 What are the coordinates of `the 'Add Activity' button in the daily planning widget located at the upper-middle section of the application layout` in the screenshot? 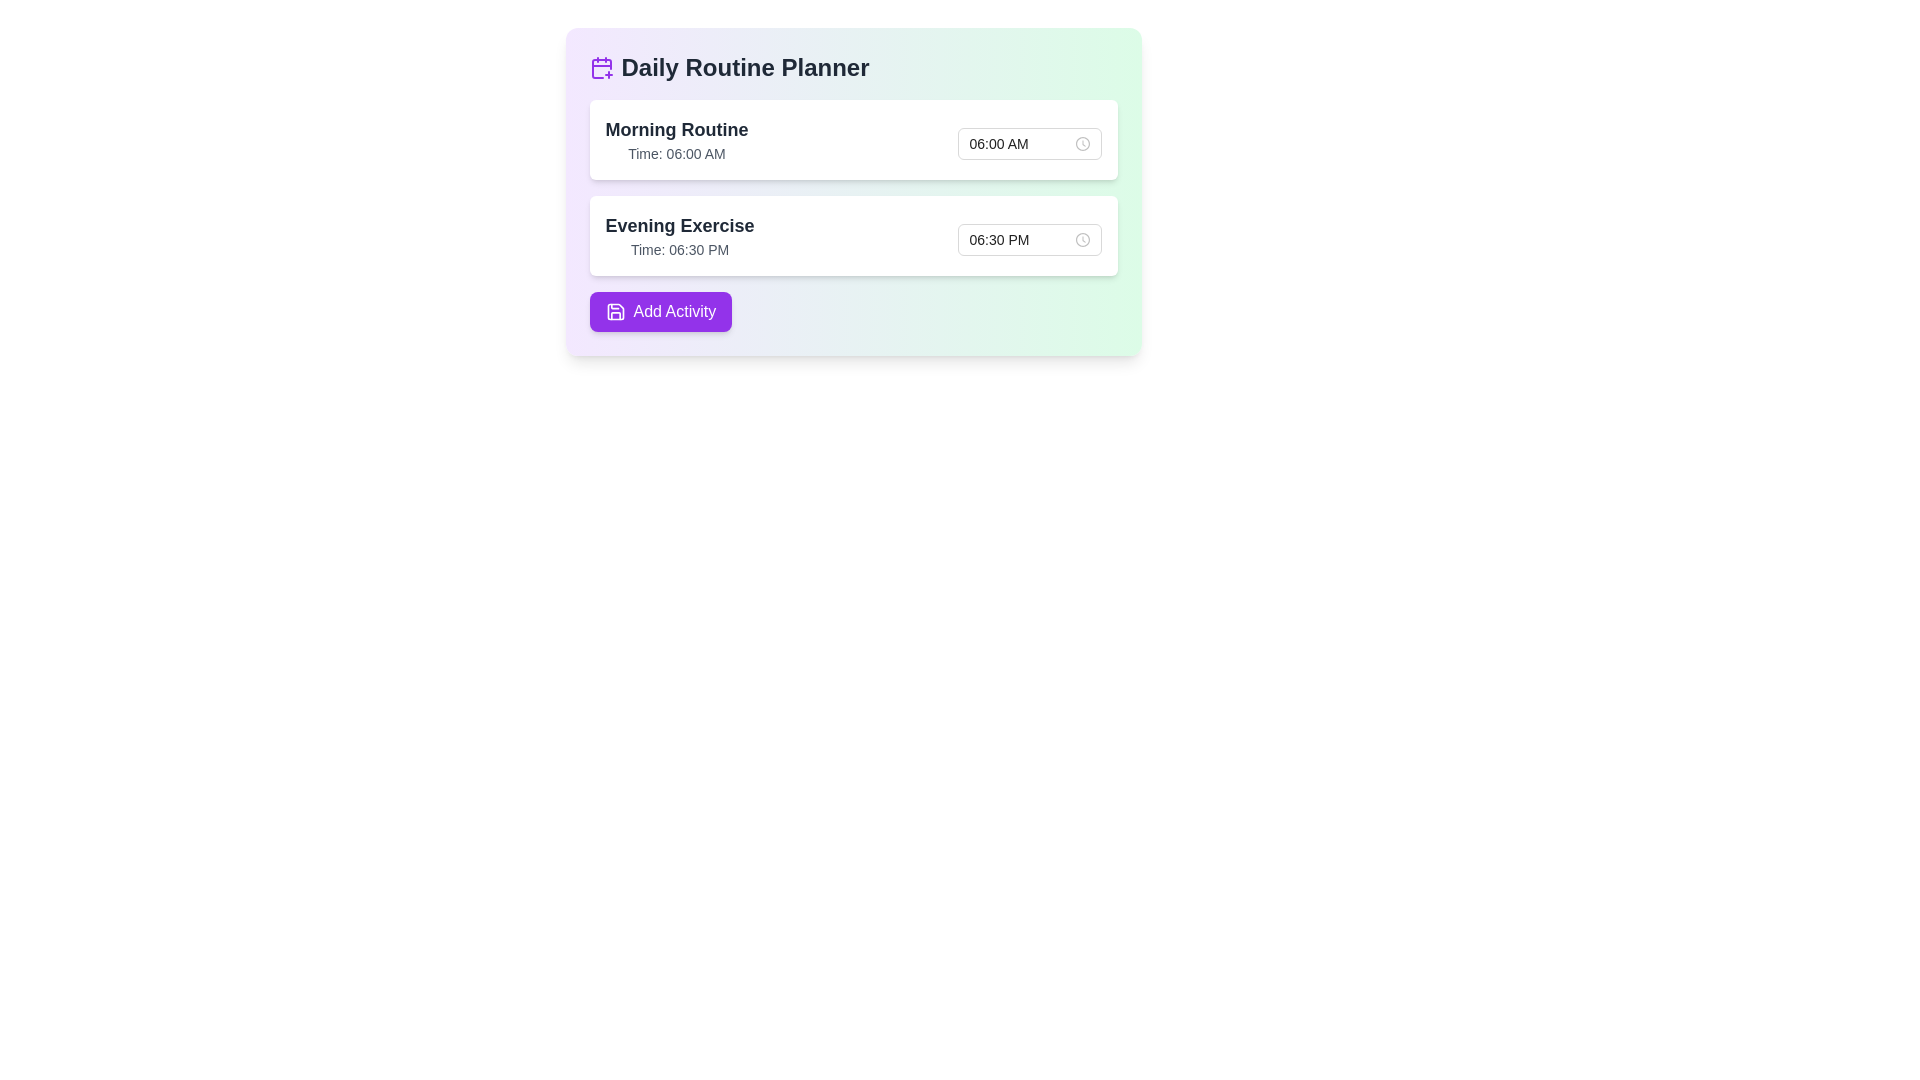 It's located at (853, 192).